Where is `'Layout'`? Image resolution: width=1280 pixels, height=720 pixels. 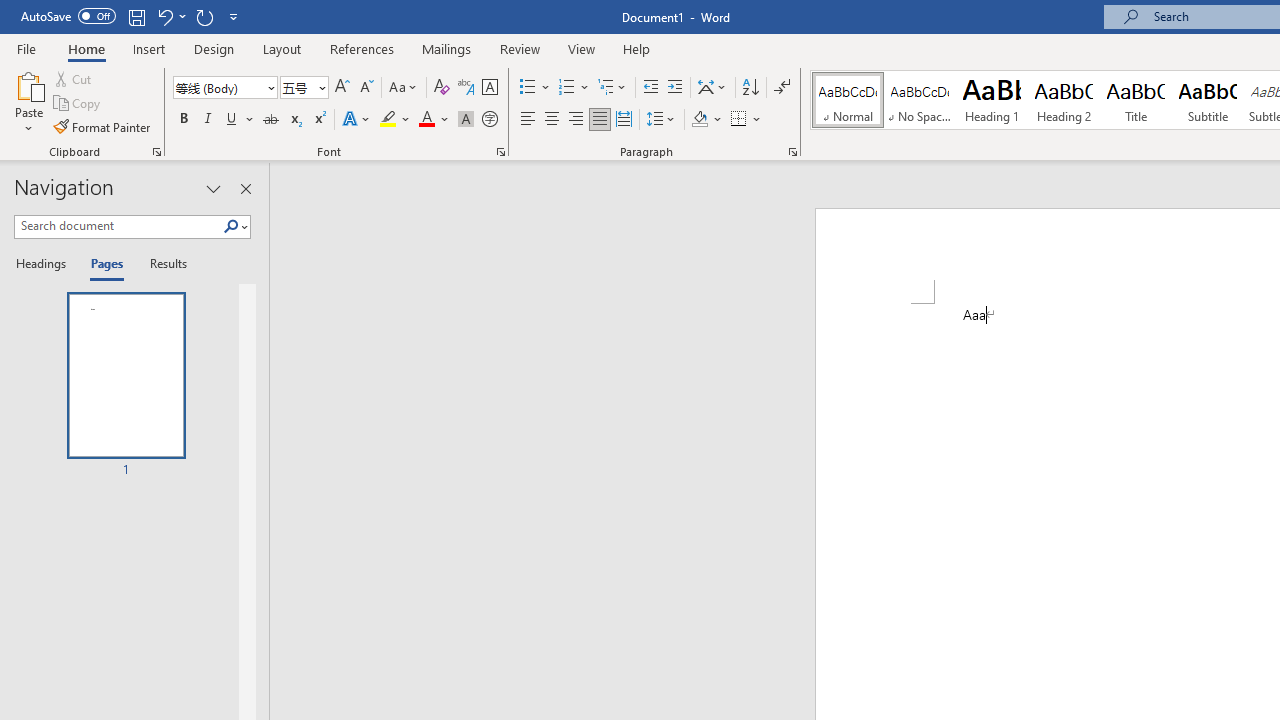 'Layout' is located at coordinates (281, 48).